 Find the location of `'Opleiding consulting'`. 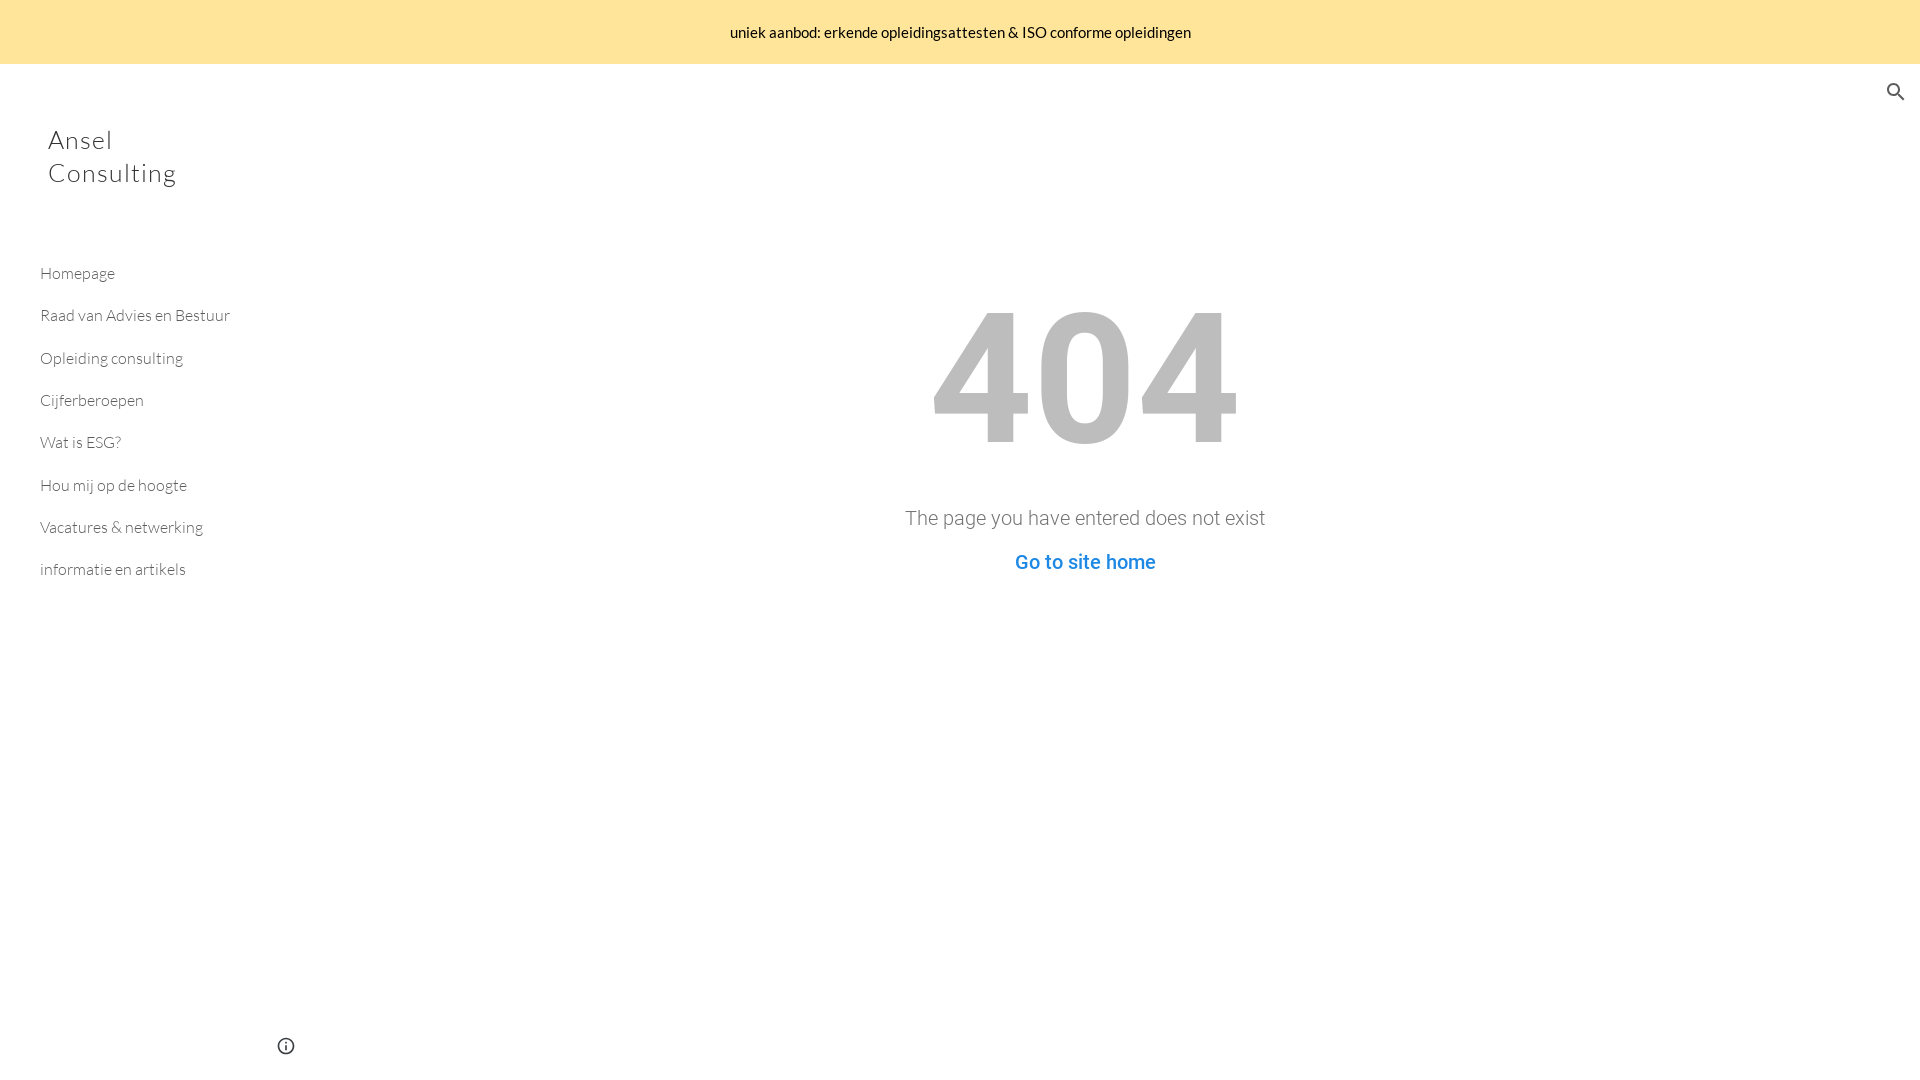

'Opleiding consulting' is located at coordinates (136, 357).